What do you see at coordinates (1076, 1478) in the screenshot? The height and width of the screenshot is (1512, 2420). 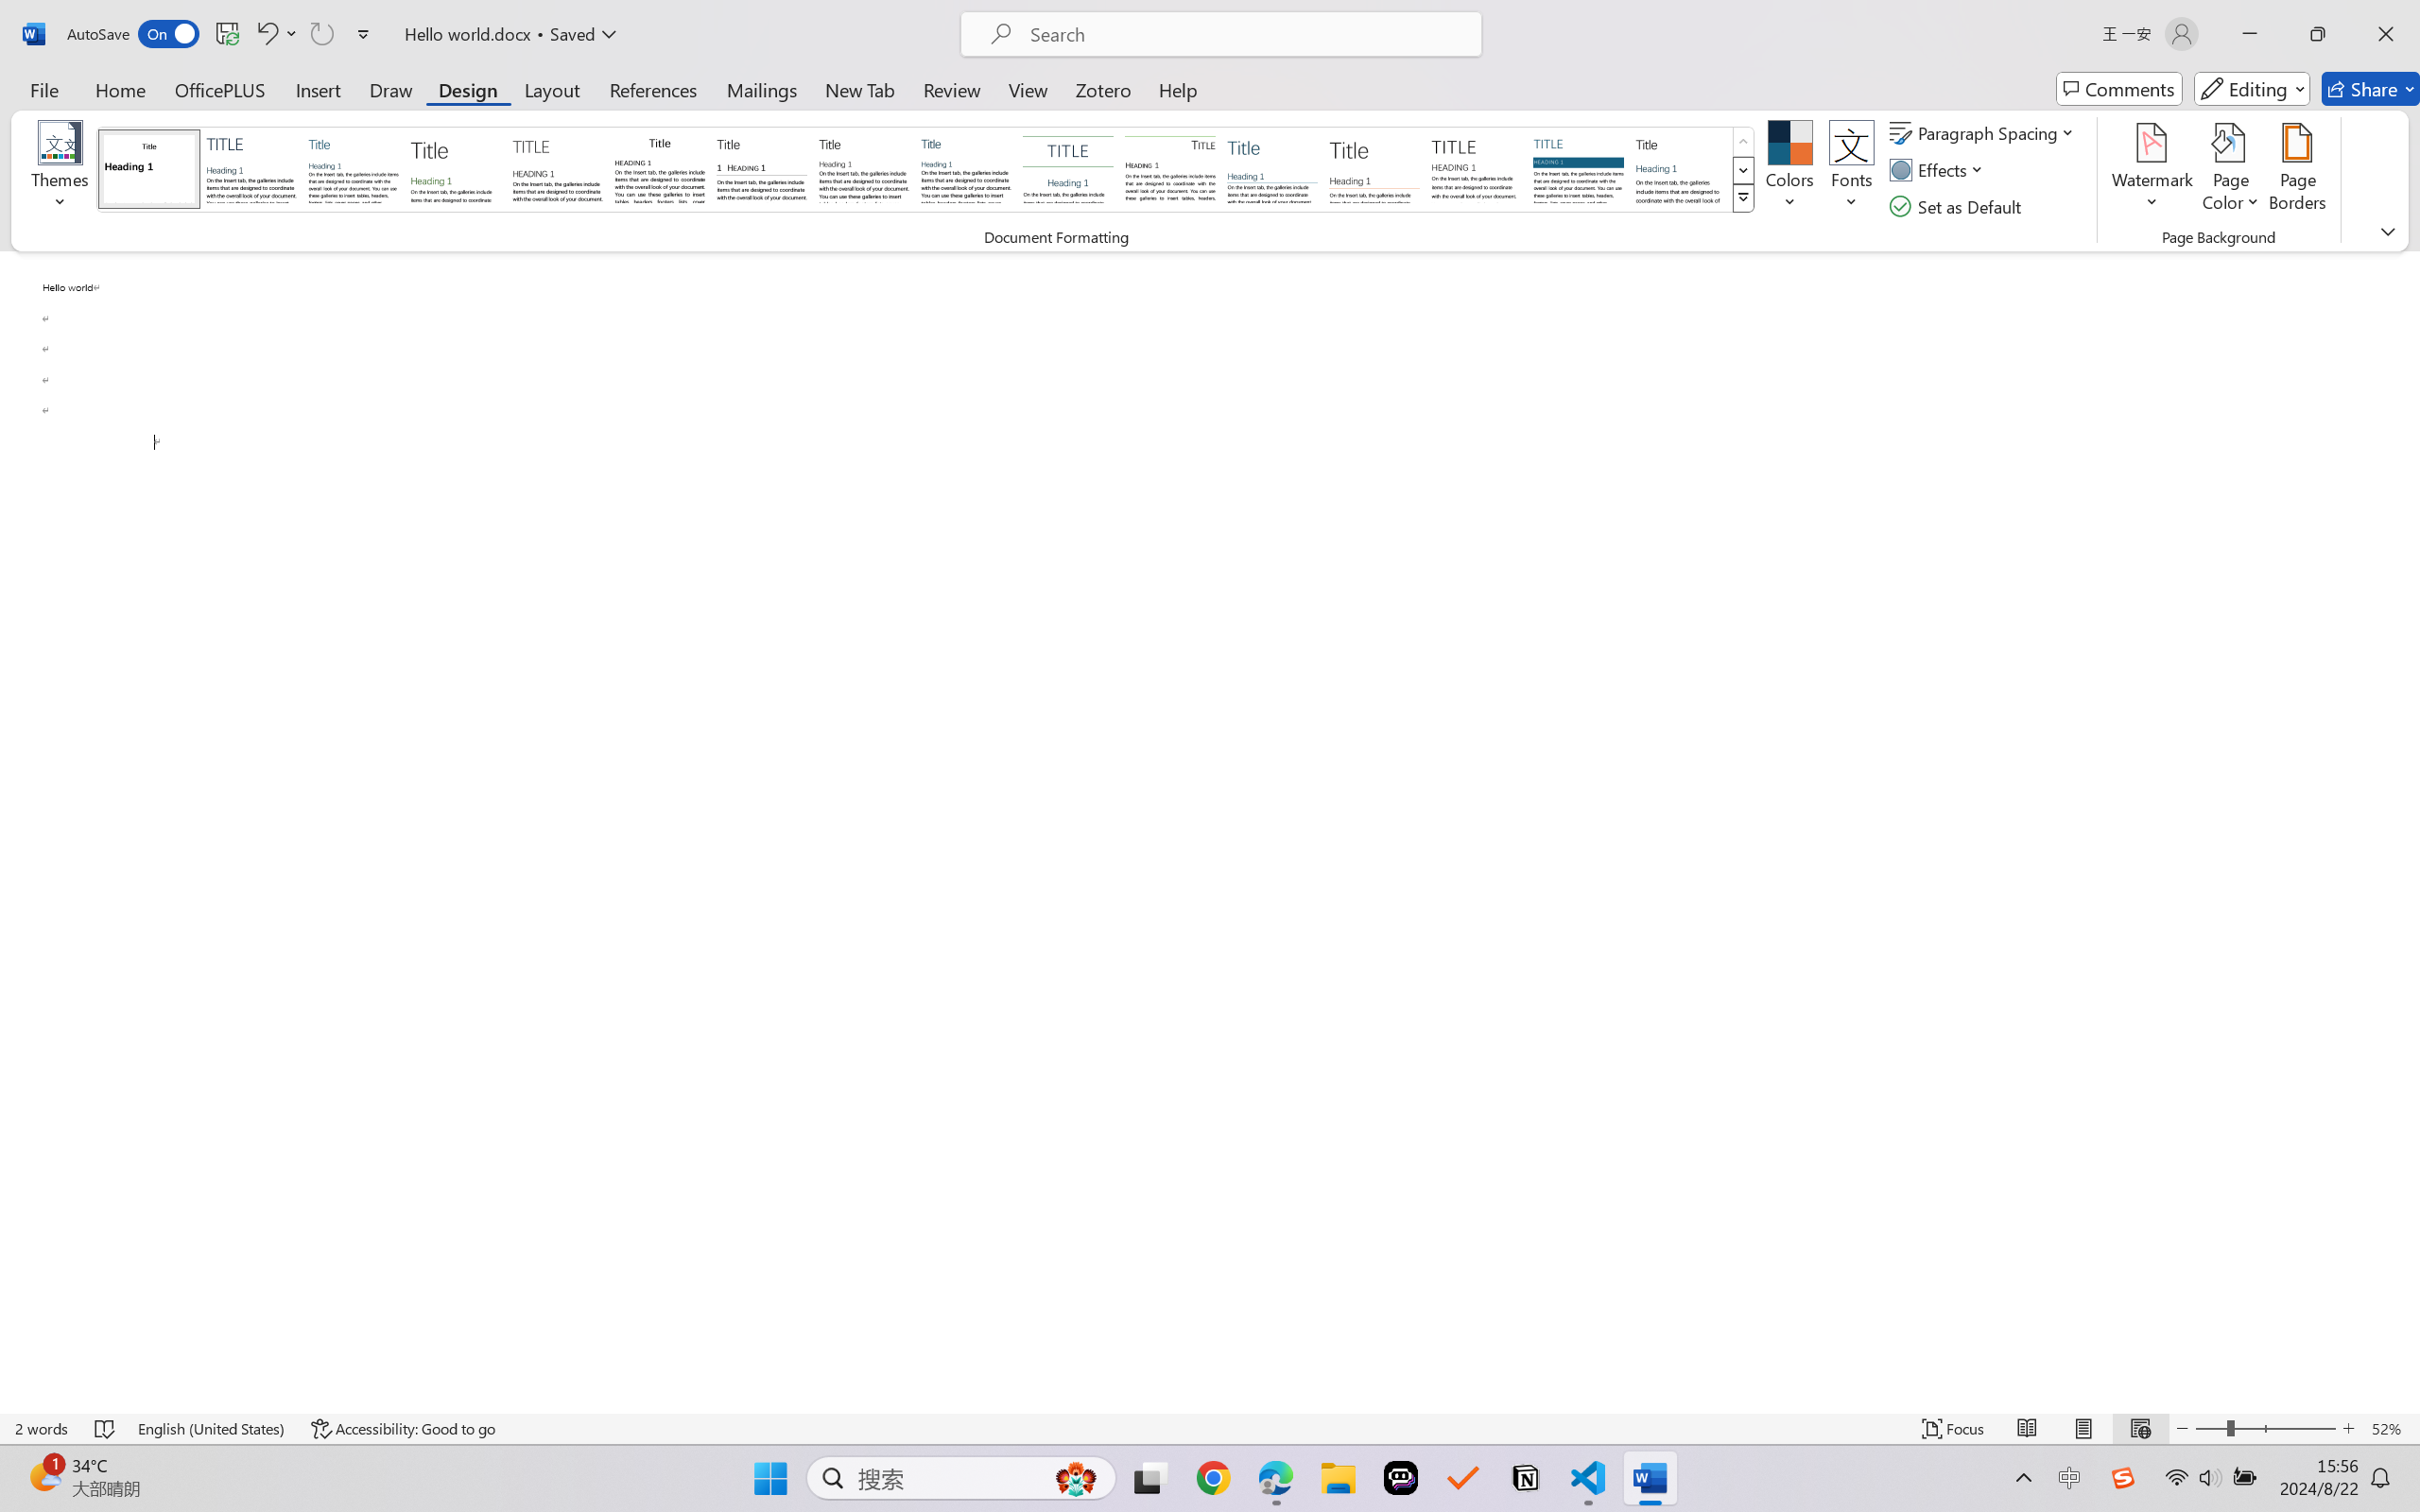 I see `'AutomationID: DynamicSearchBoxGleamImage'` at bounding box center [1076, 1478].